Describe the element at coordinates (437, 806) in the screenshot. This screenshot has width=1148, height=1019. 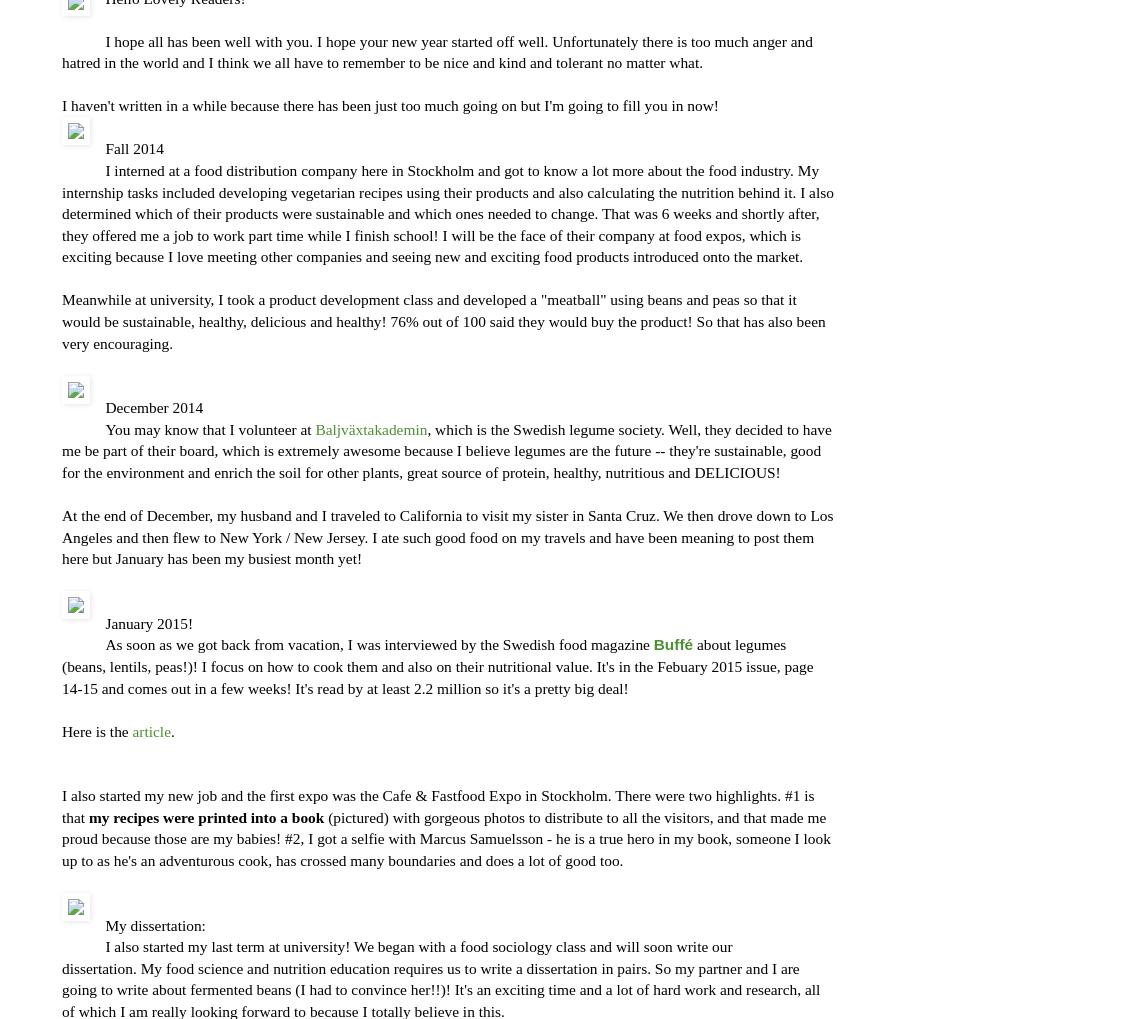
I see `'I also started my new job and the first expo was the Cafe & Fastfood Expo in Stockholm. There were two highlights. #1 is that'` at that location.